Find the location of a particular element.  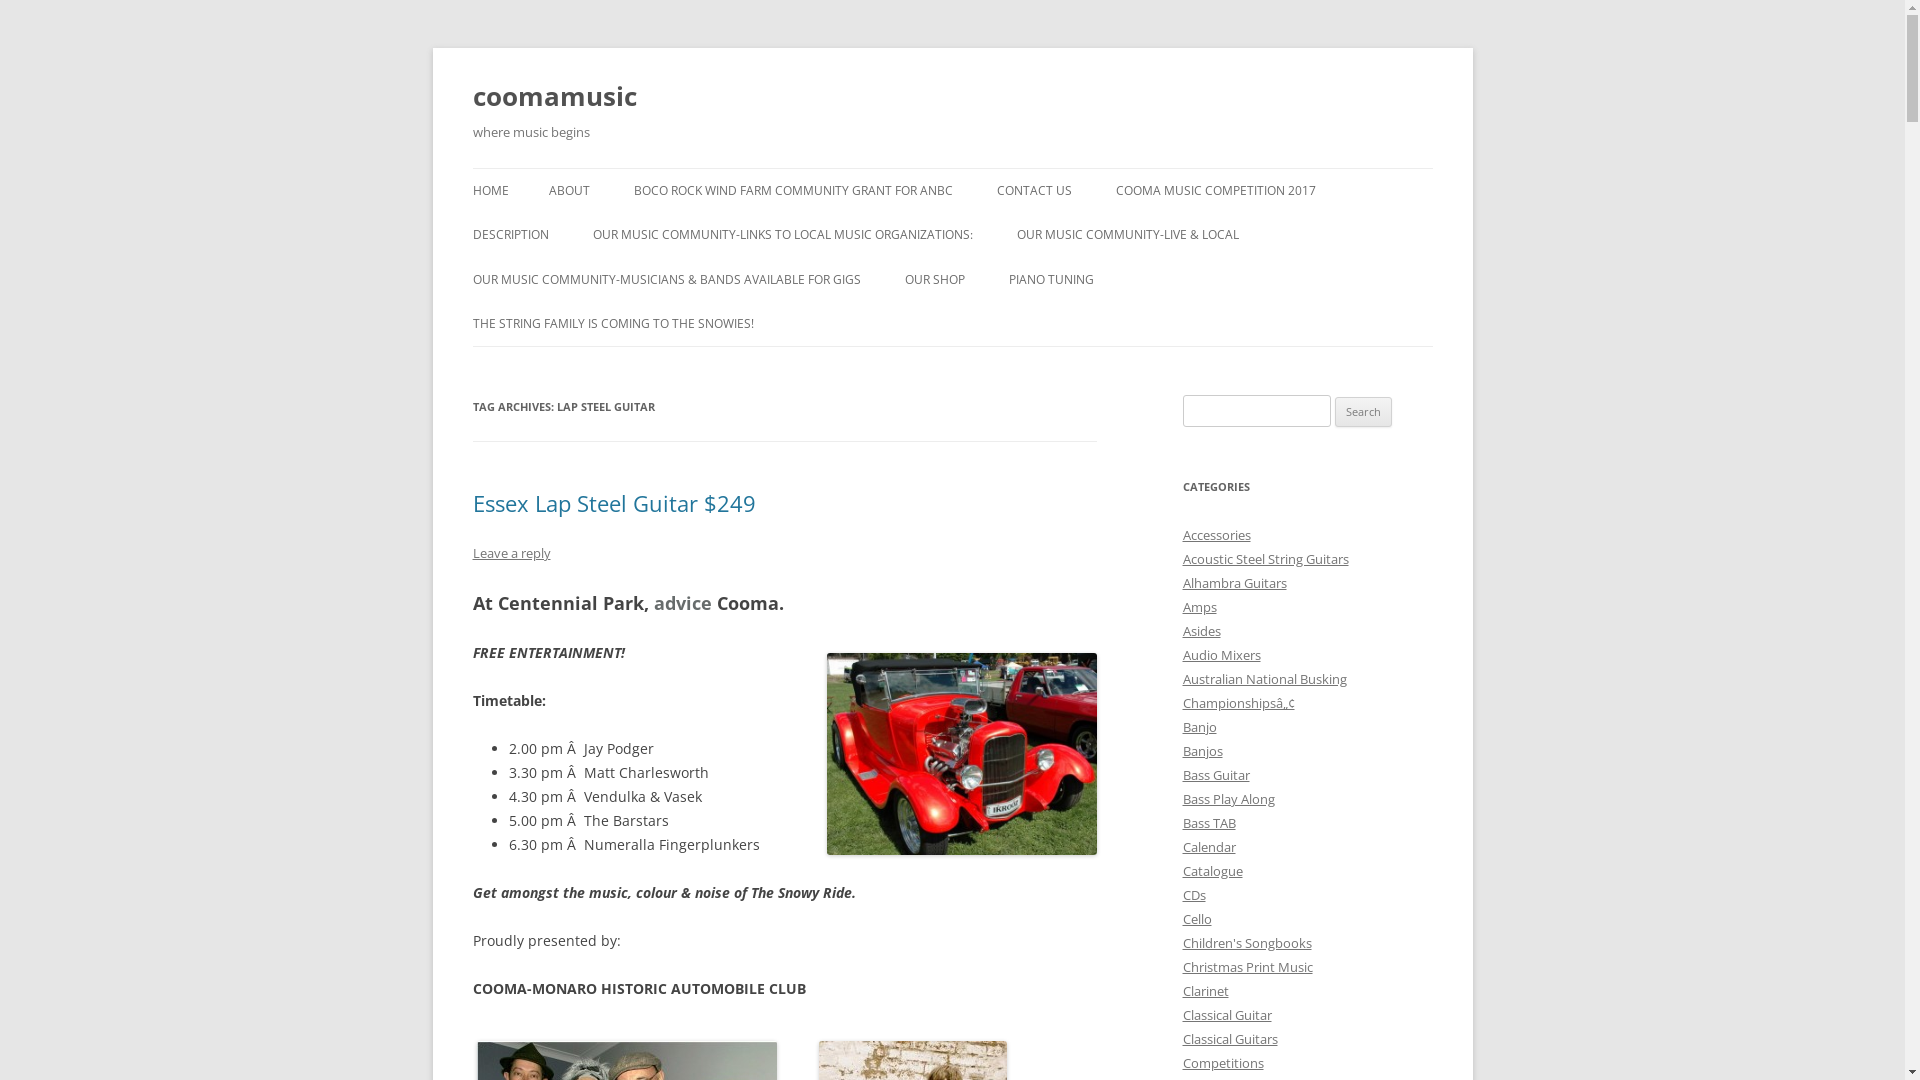

'Competitions' is located at coordinates (1221, 1062).